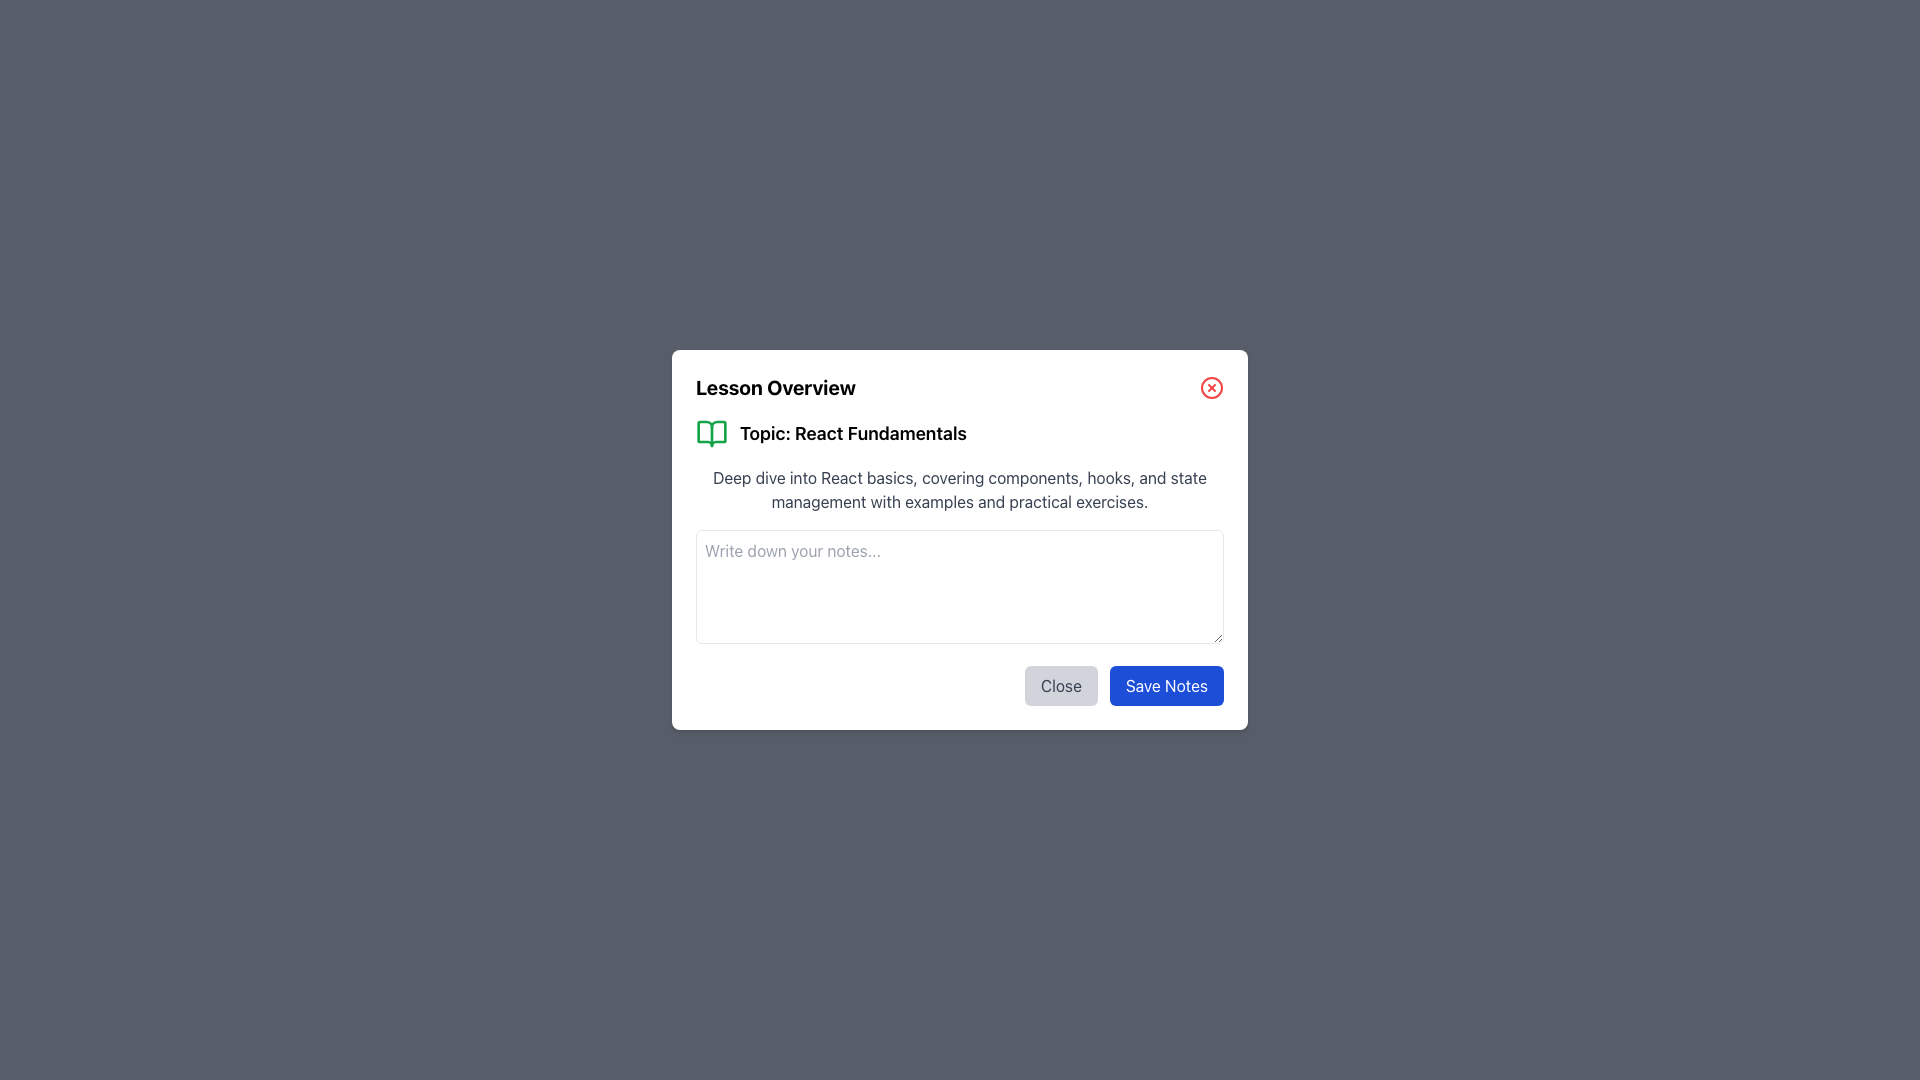 Image resolution: width=1920 pixels, height=1080 pixels. What do you see at coordinates (1077, 374) in the screenshot?
I see `the purpose of the modal` at bounding box center [1077, 374].